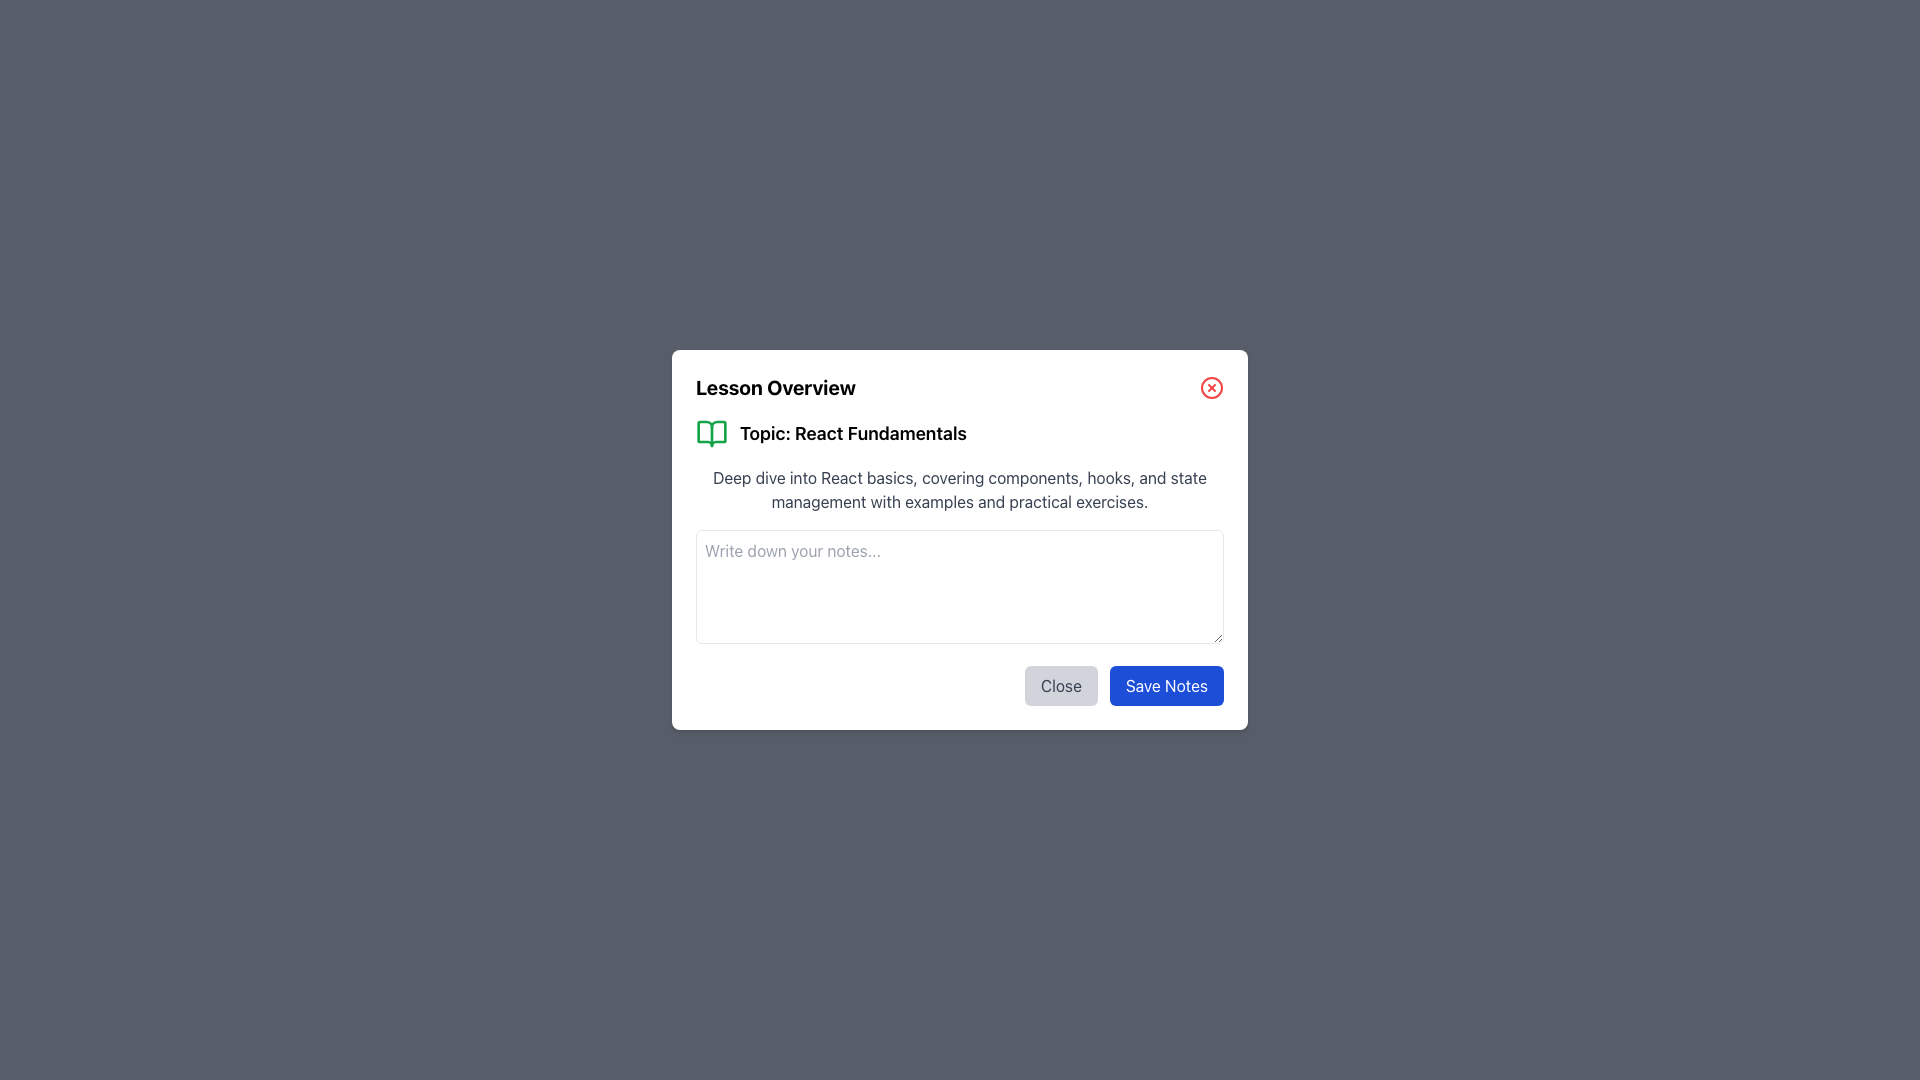 Image resolution: width=1920 pixels, height=1080 pixels. What do you see at coordinates (1077, 374) in the screenshot?
I see `the purpose of the modal` at bounding box center [1077, 374].